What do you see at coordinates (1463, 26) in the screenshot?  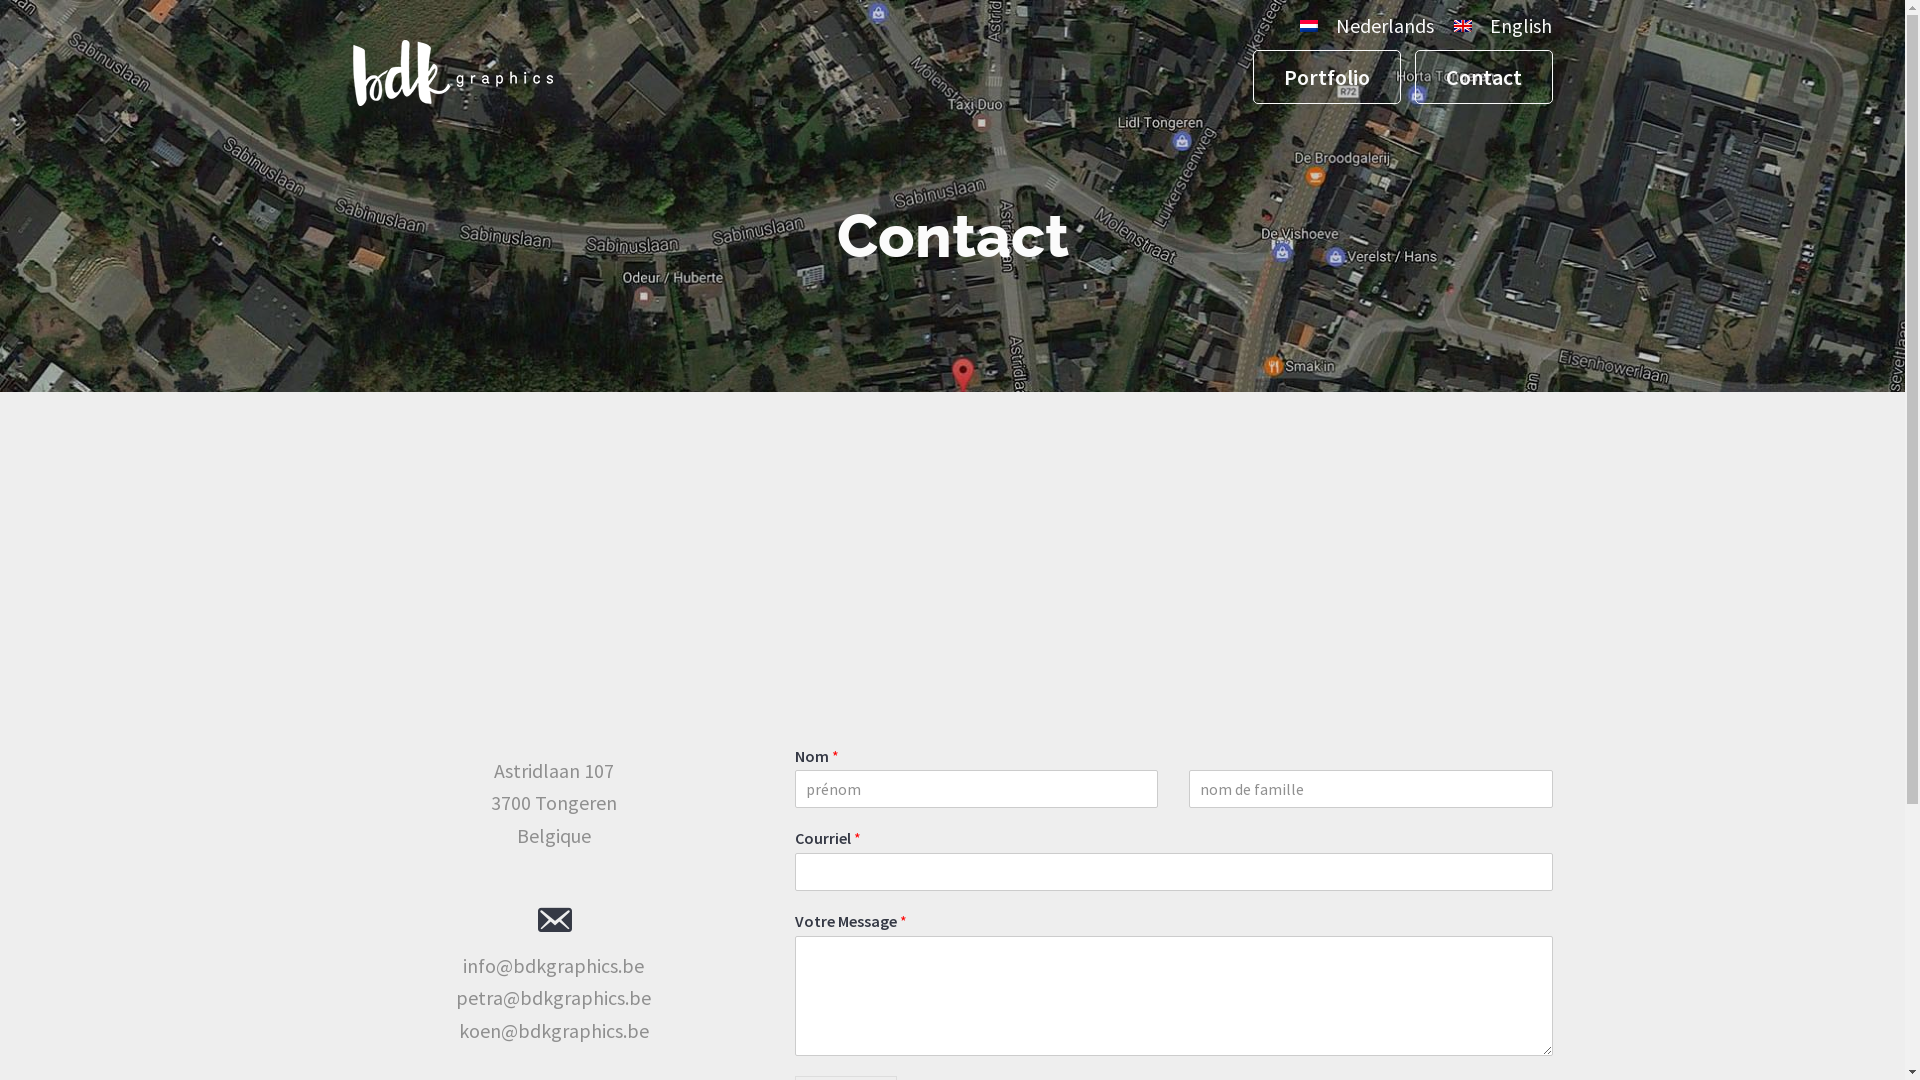 I see `'English'` at bounding box center [1463, 26].